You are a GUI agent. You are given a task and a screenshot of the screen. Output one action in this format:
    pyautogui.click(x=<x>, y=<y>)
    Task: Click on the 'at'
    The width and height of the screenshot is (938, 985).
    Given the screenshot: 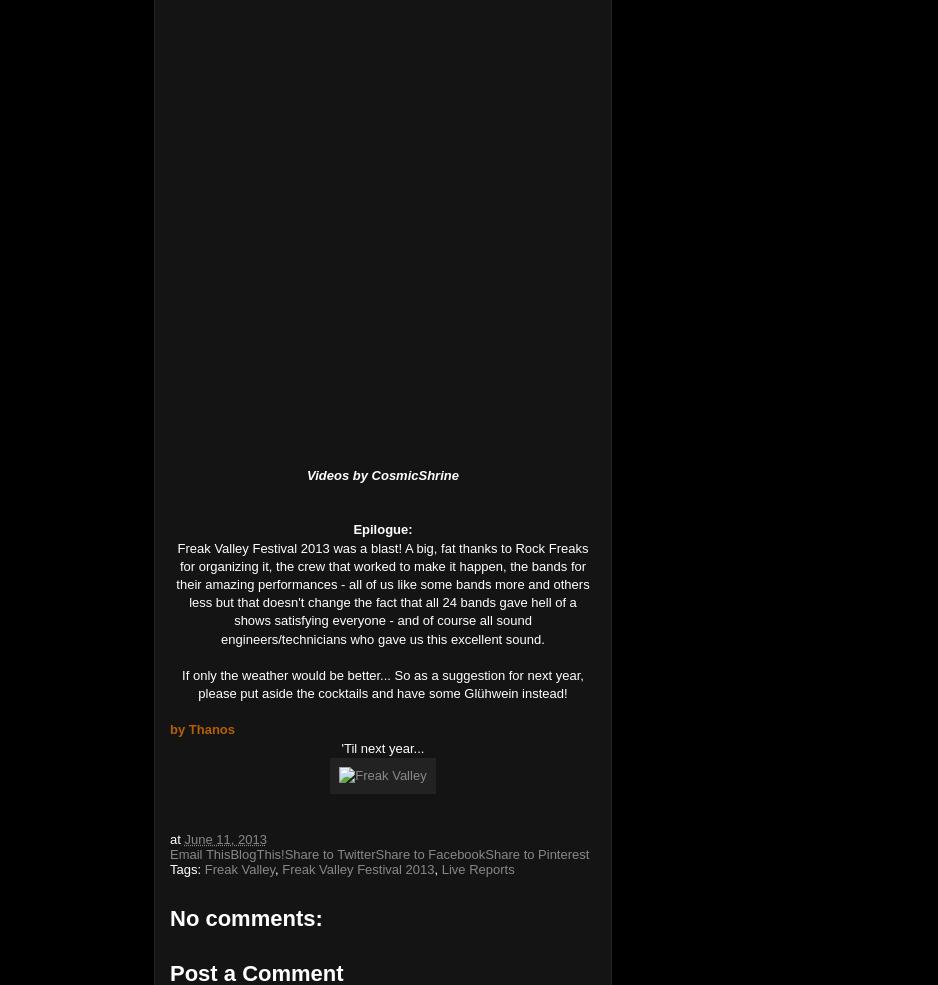 What is the action you would take?
    pyautogui.click(x=176, y=837)
    